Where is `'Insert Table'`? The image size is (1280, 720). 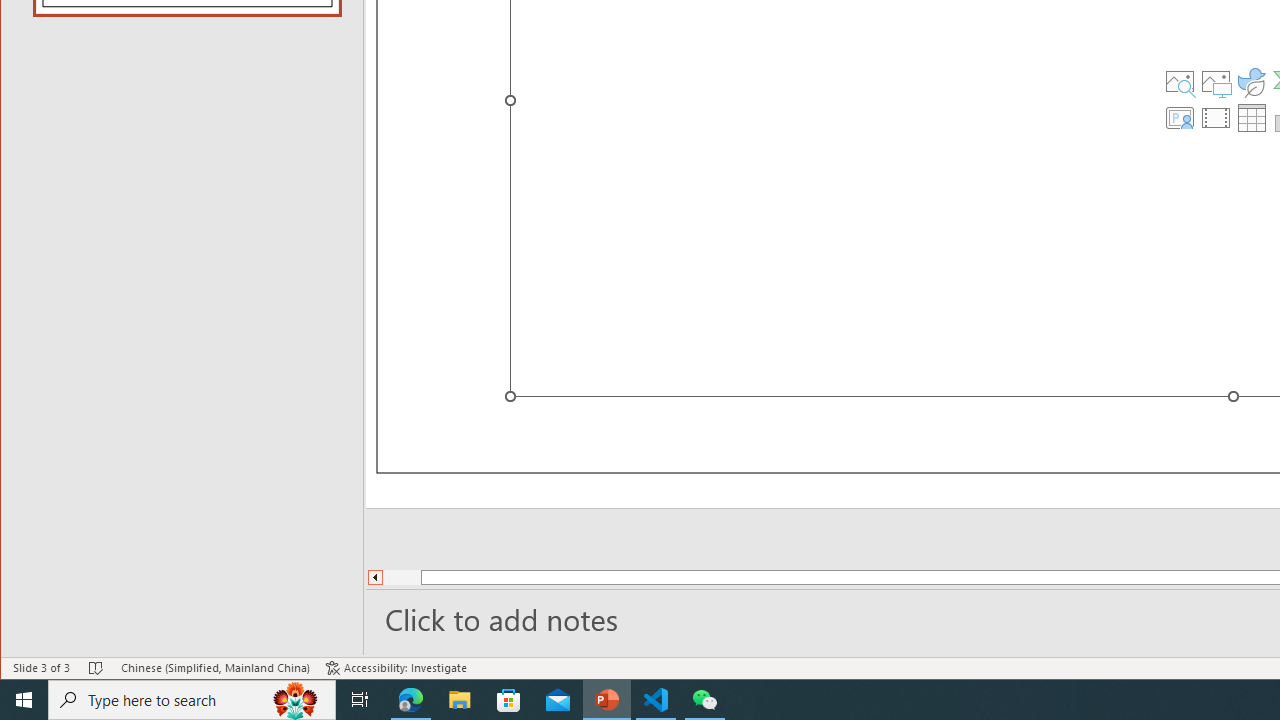
'Insert Table' is located at coordinates (1251, 118).